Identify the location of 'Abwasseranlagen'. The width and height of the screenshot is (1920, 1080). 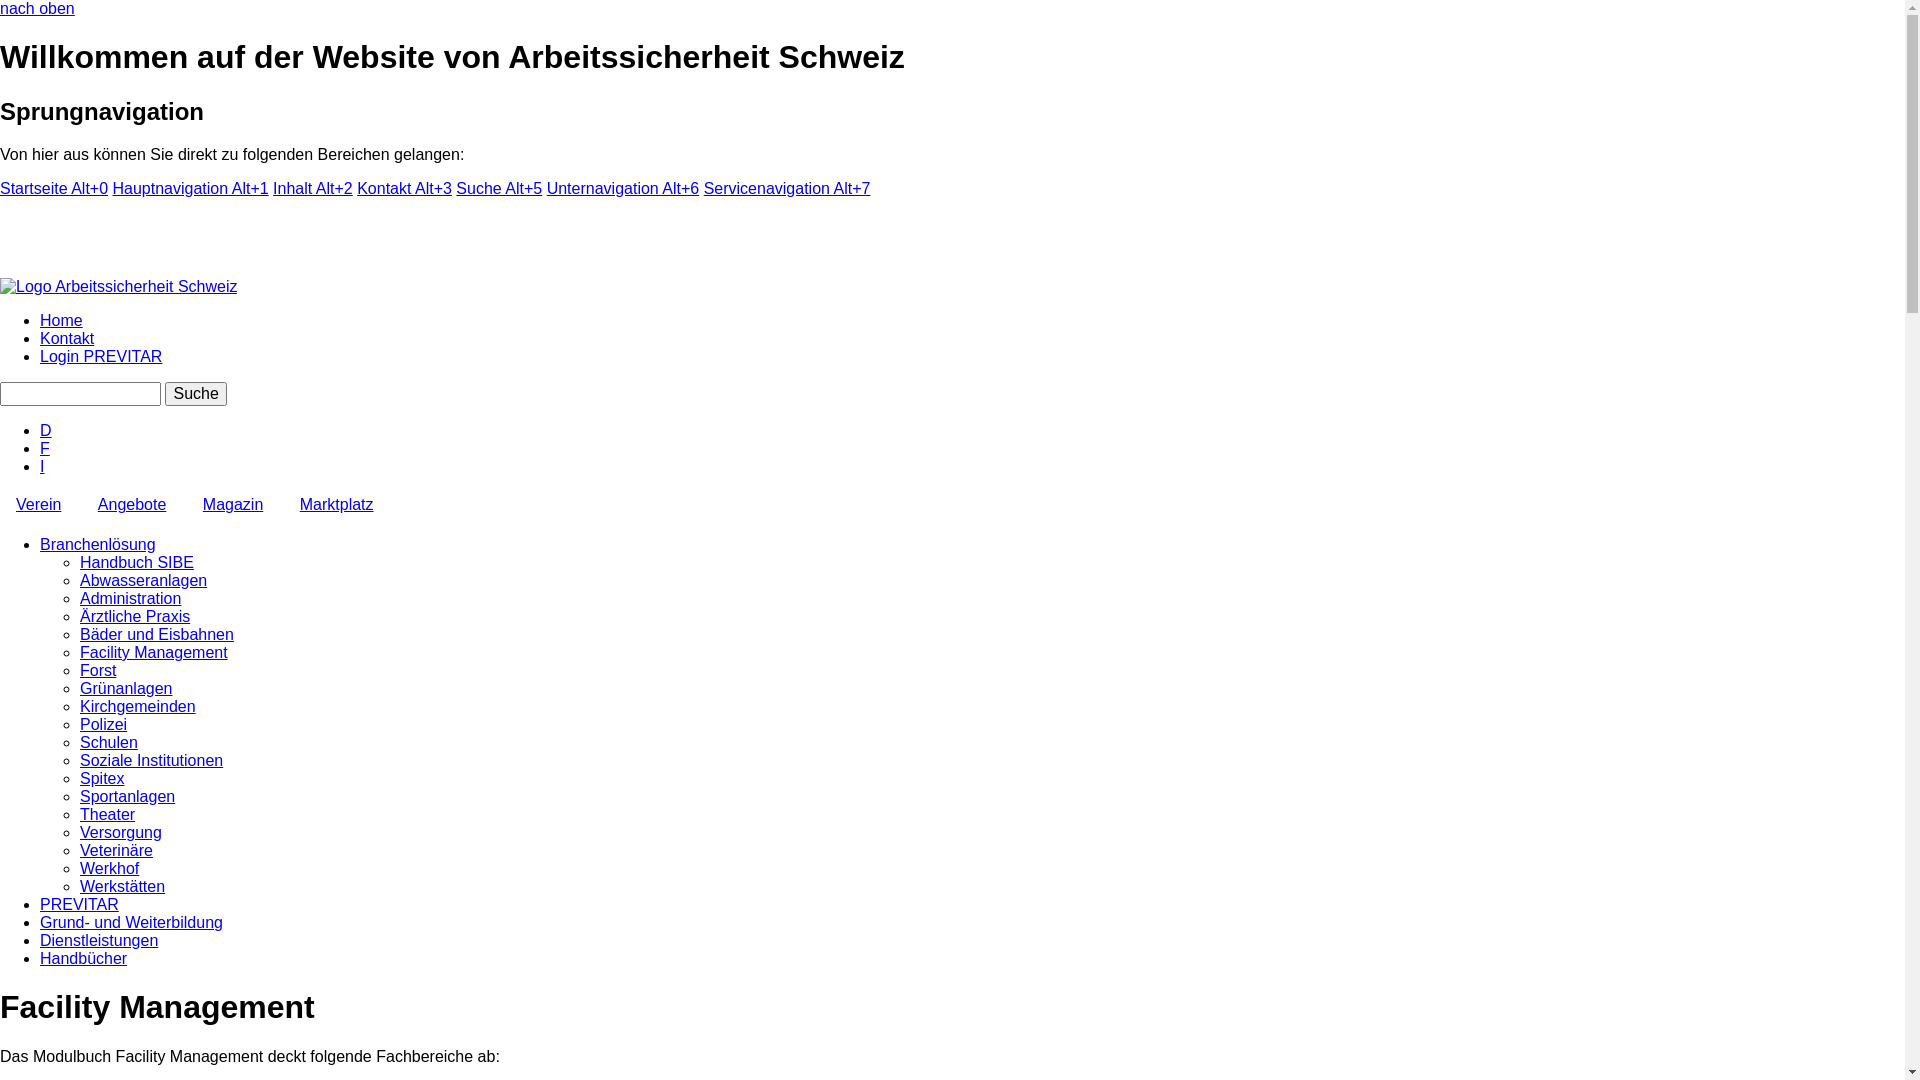
(142, 580).